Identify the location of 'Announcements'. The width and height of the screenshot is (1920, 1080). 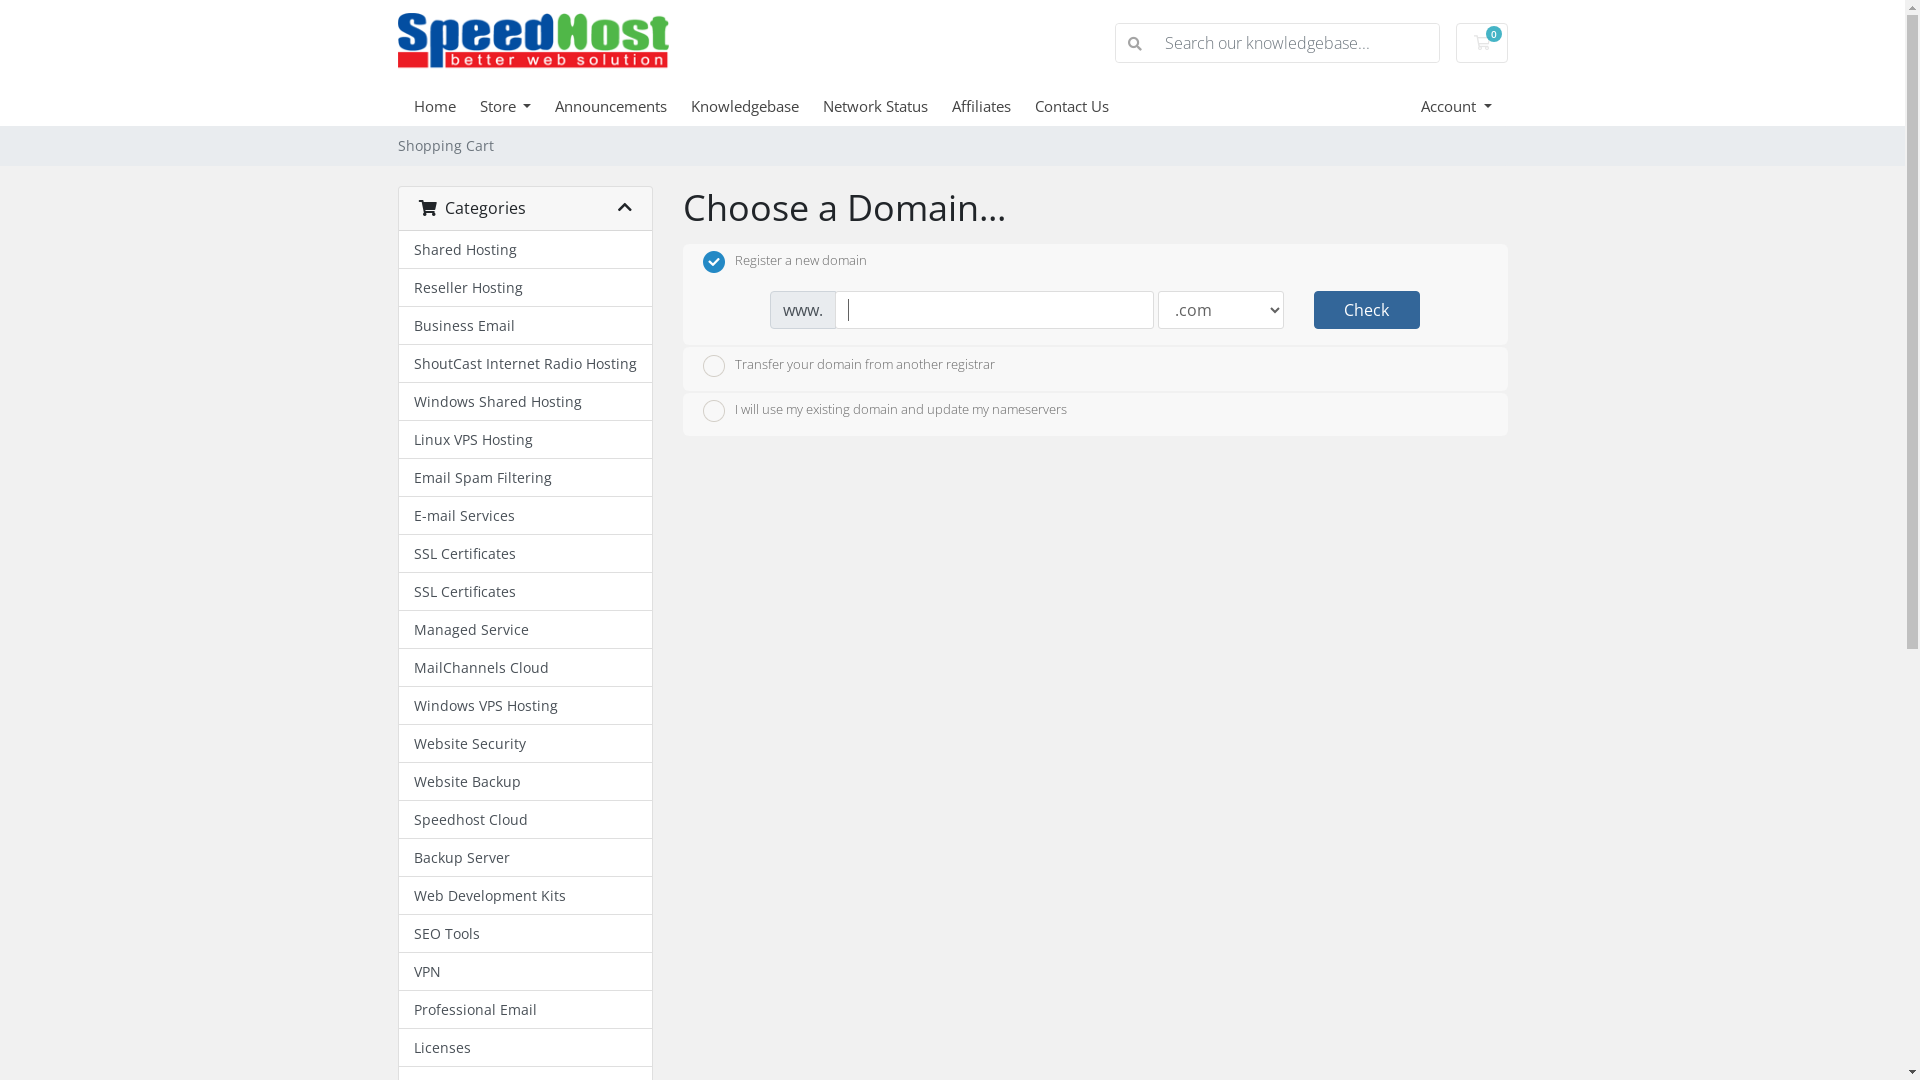
(622, 105).